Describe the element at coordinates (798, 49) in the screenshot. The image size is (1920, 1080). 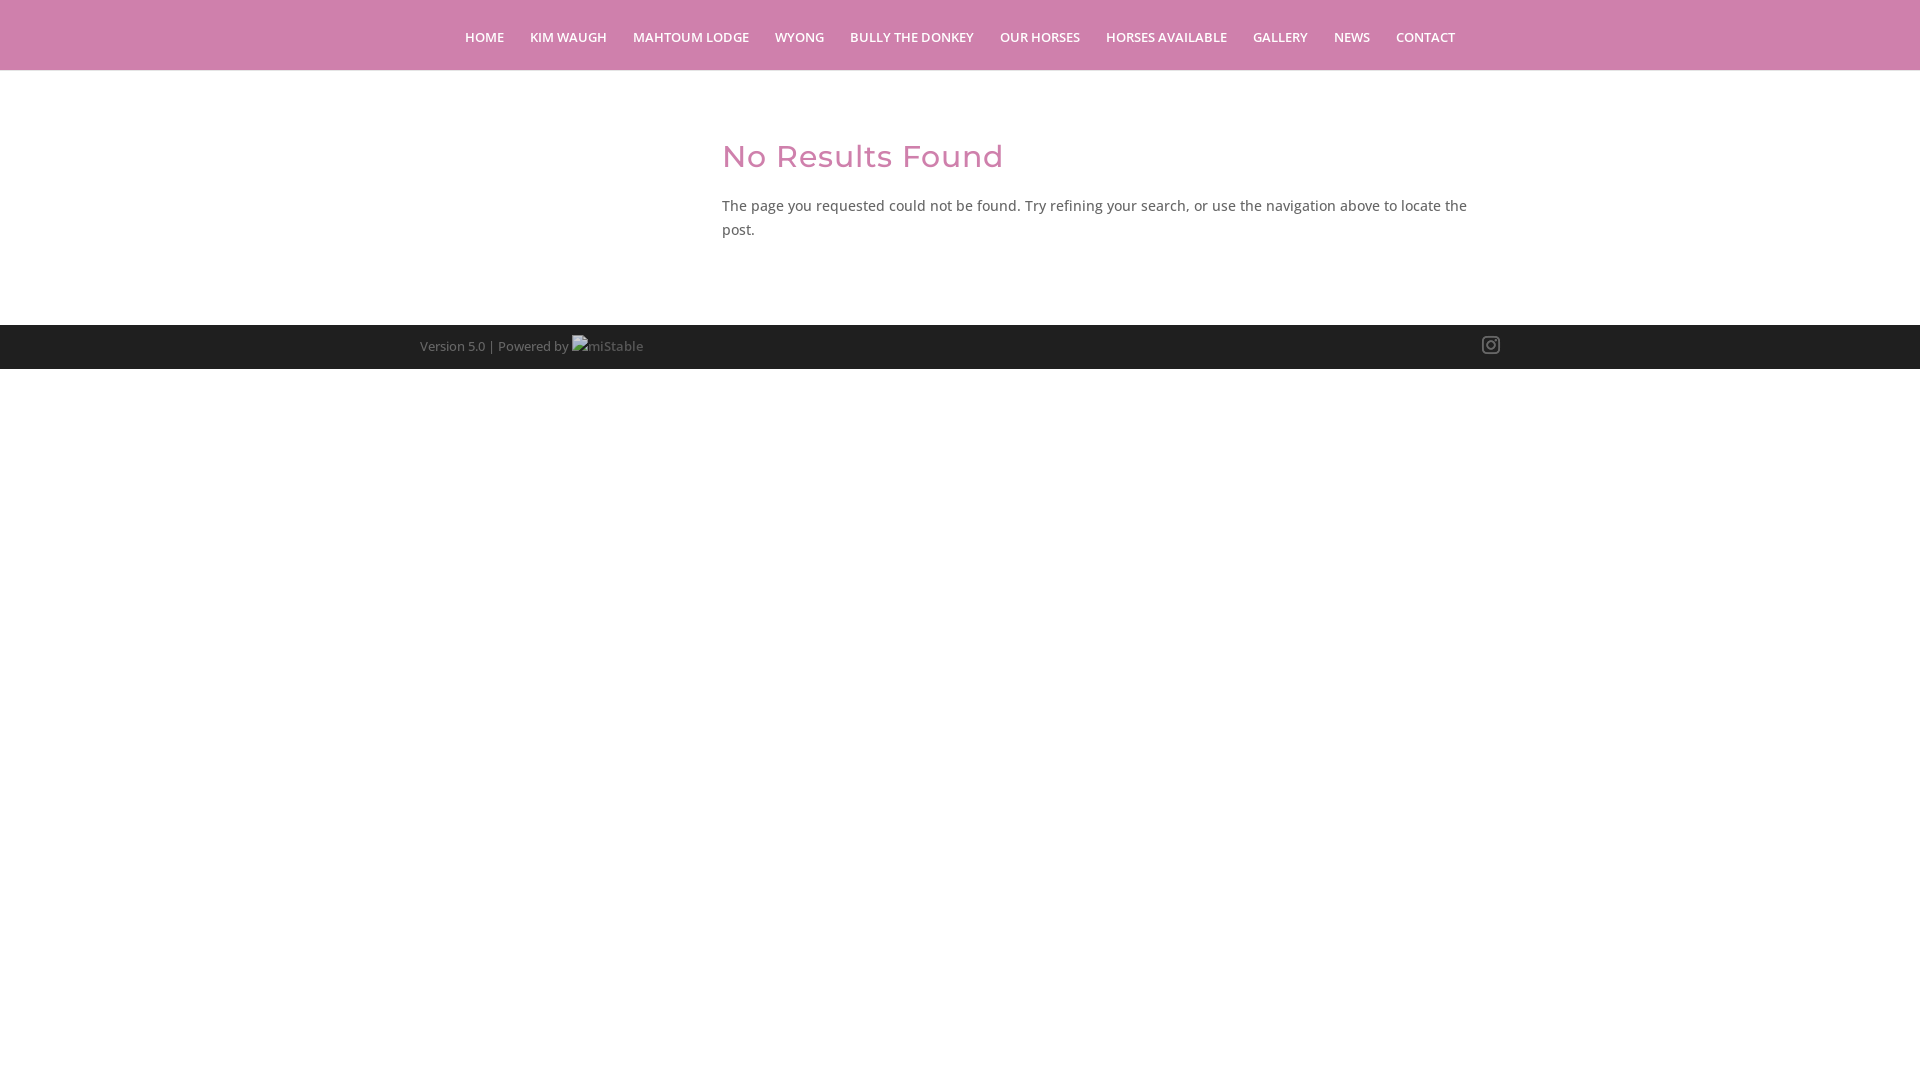
I see `'WYONG'` at that location.